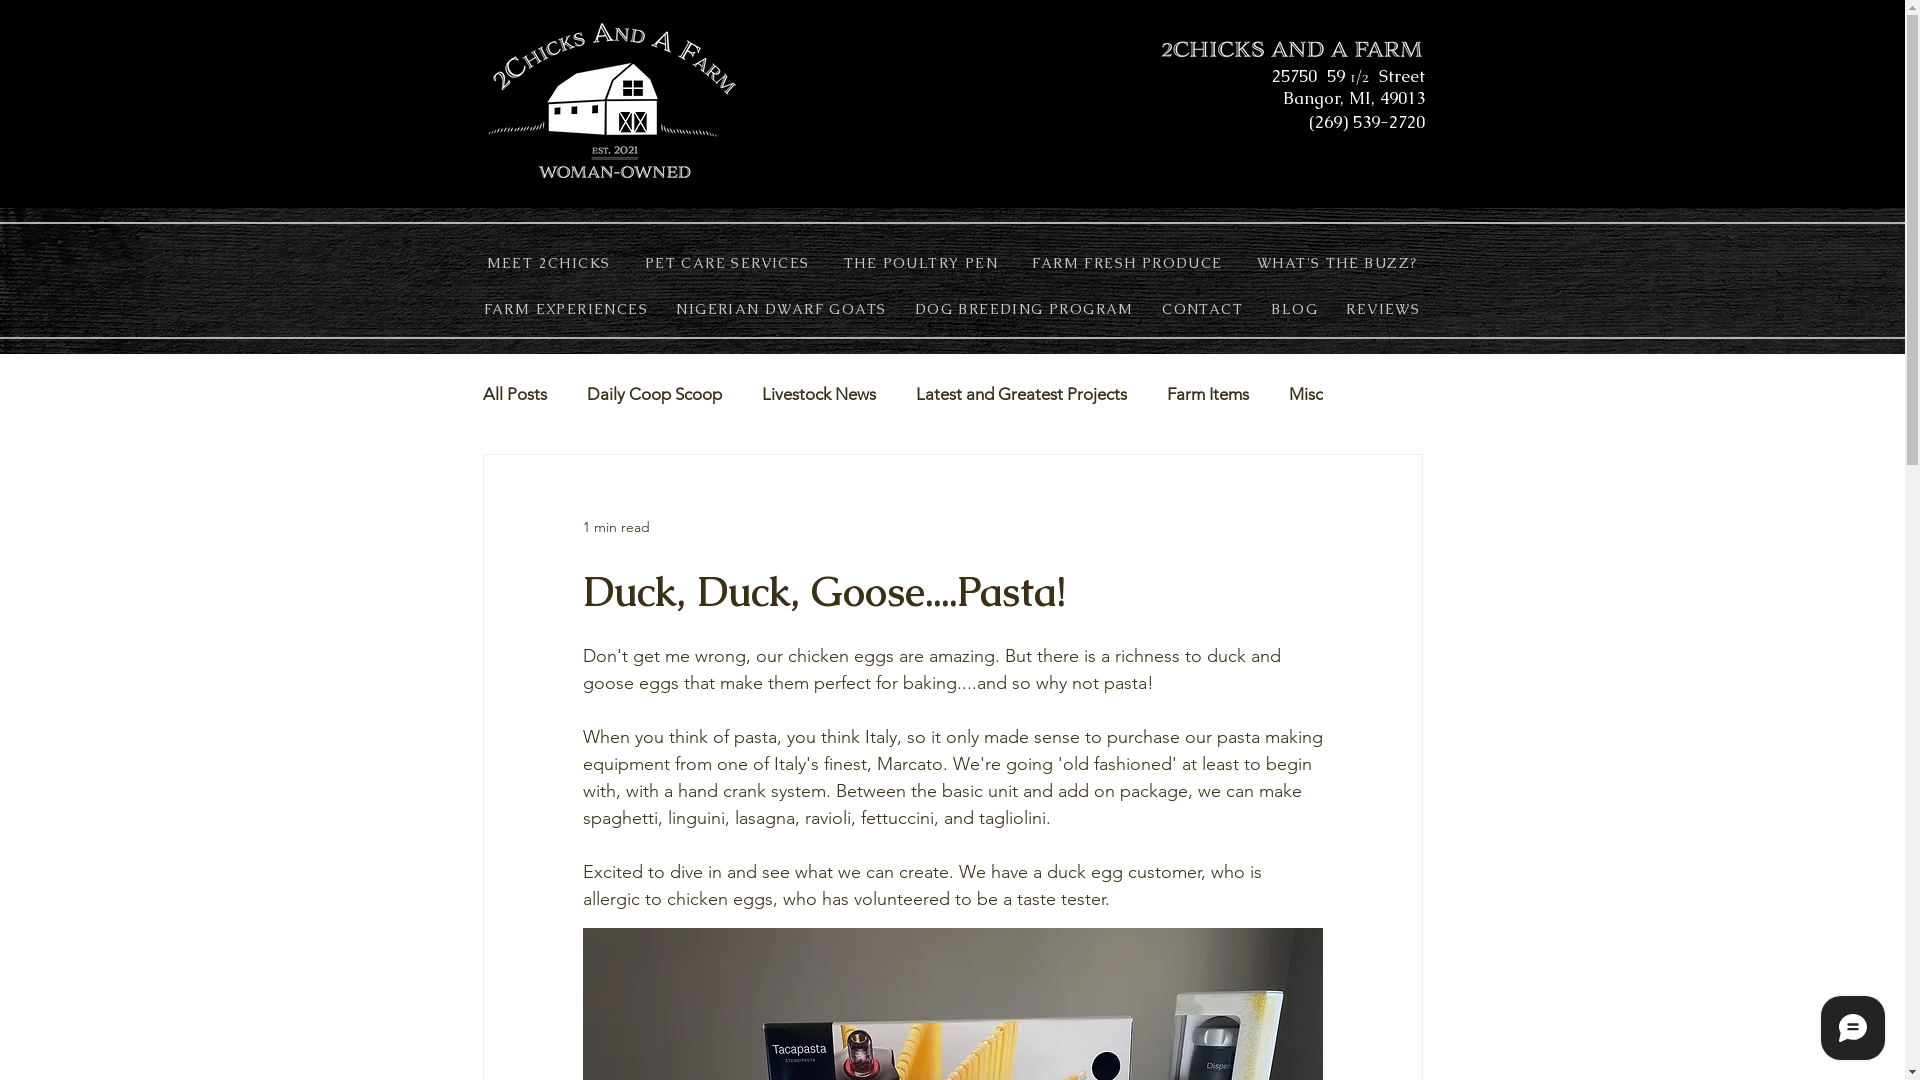  I want to click on 'REVIEWS', so click(1381, 308).